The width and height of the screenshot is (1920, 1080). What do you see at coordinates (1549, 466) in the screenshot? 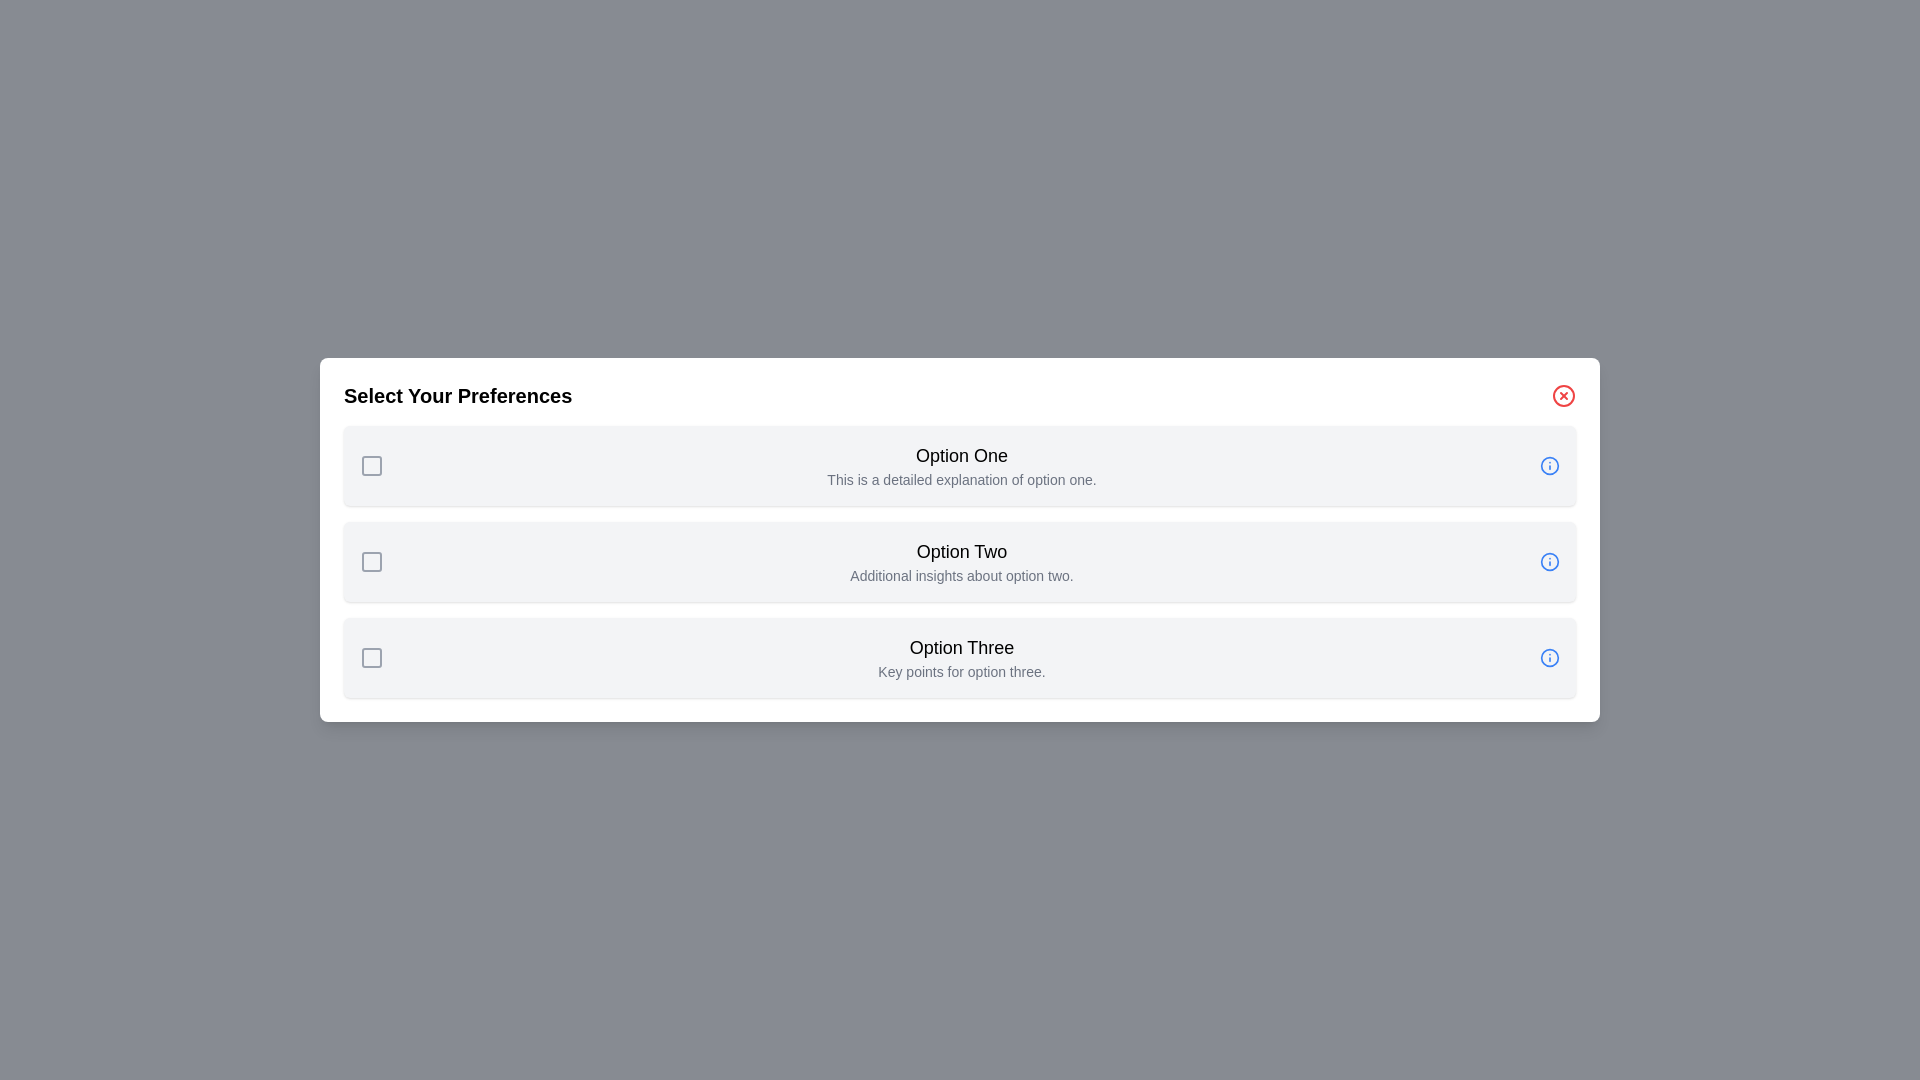
I see `the blue circular icon with a white background and 'i' symbol in the 'Option One' section` at bounding box center [1549, 466].